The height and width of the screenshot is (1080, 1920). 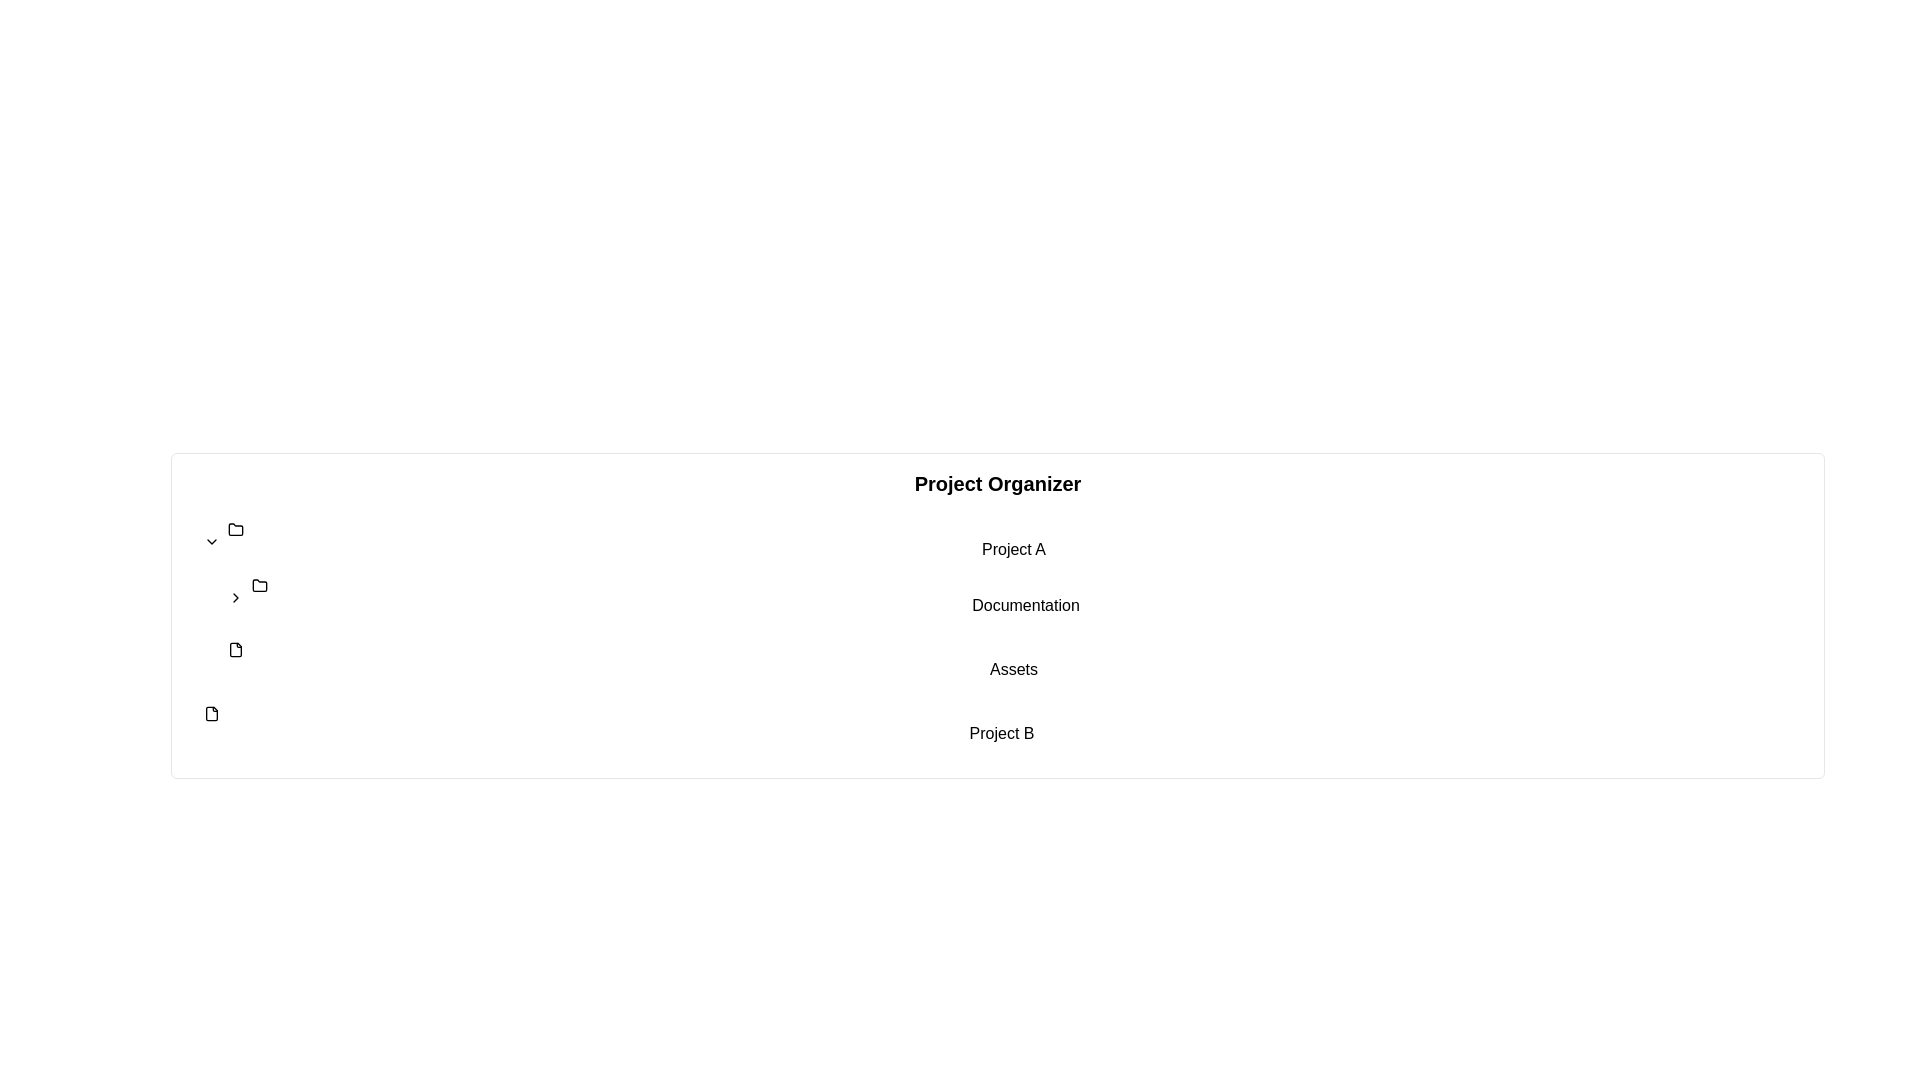 What do you see at coordinates (235, 596) in the screenshot?
I see `the submenu toggle icon located directly to the left of the 'Documentation' text` at bounding box center [235, 596].